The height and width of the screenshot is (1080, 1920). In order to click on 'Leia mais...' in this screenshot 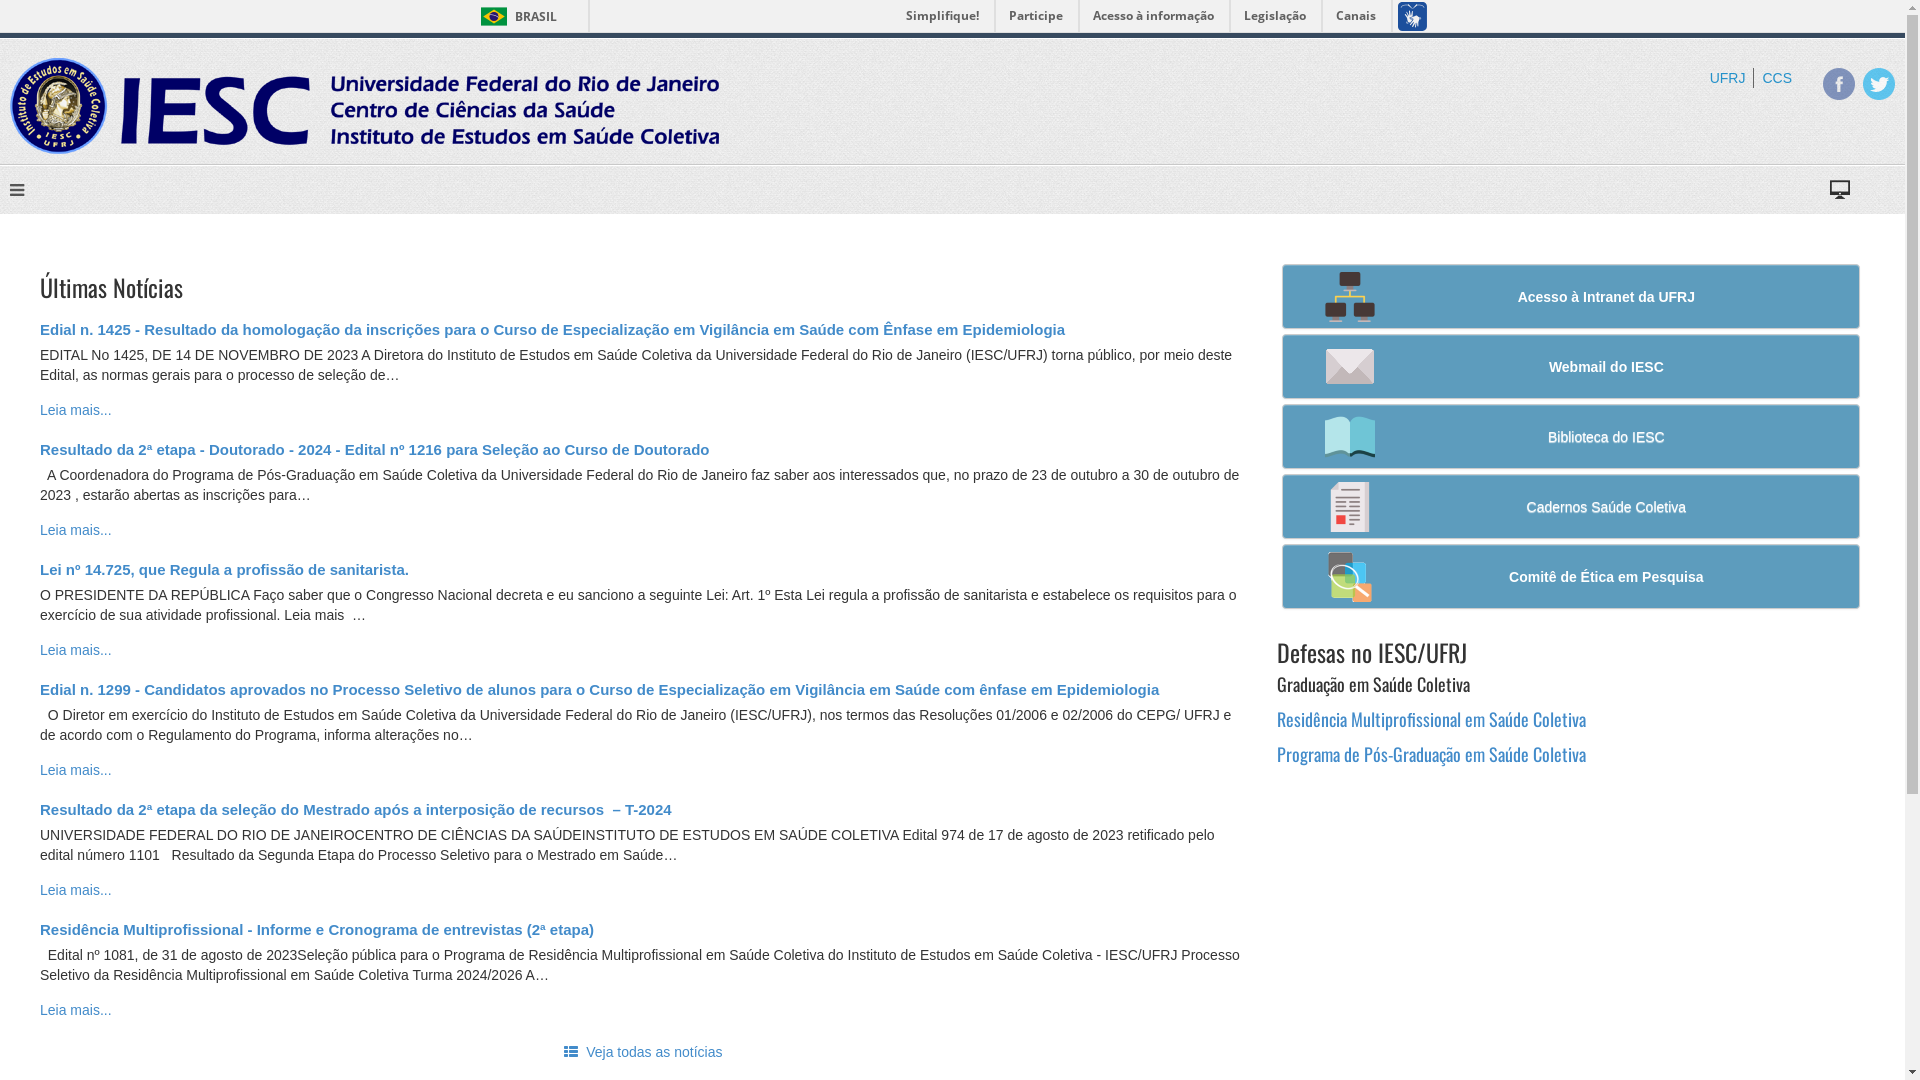, I will do `click(76, 528)`.